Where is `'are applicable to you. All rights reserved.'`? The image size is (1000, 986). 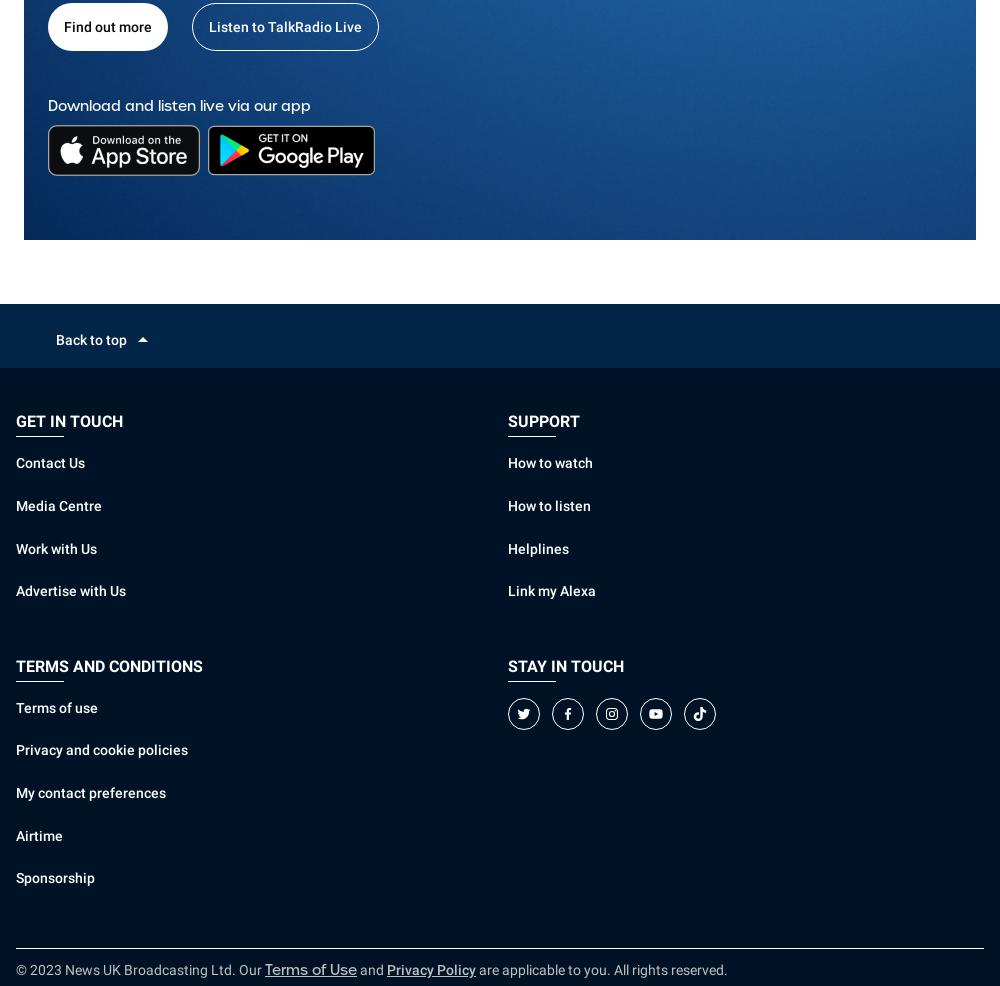 'are applicable to you. All rights reserved.' is located at coordinates (602, 970).